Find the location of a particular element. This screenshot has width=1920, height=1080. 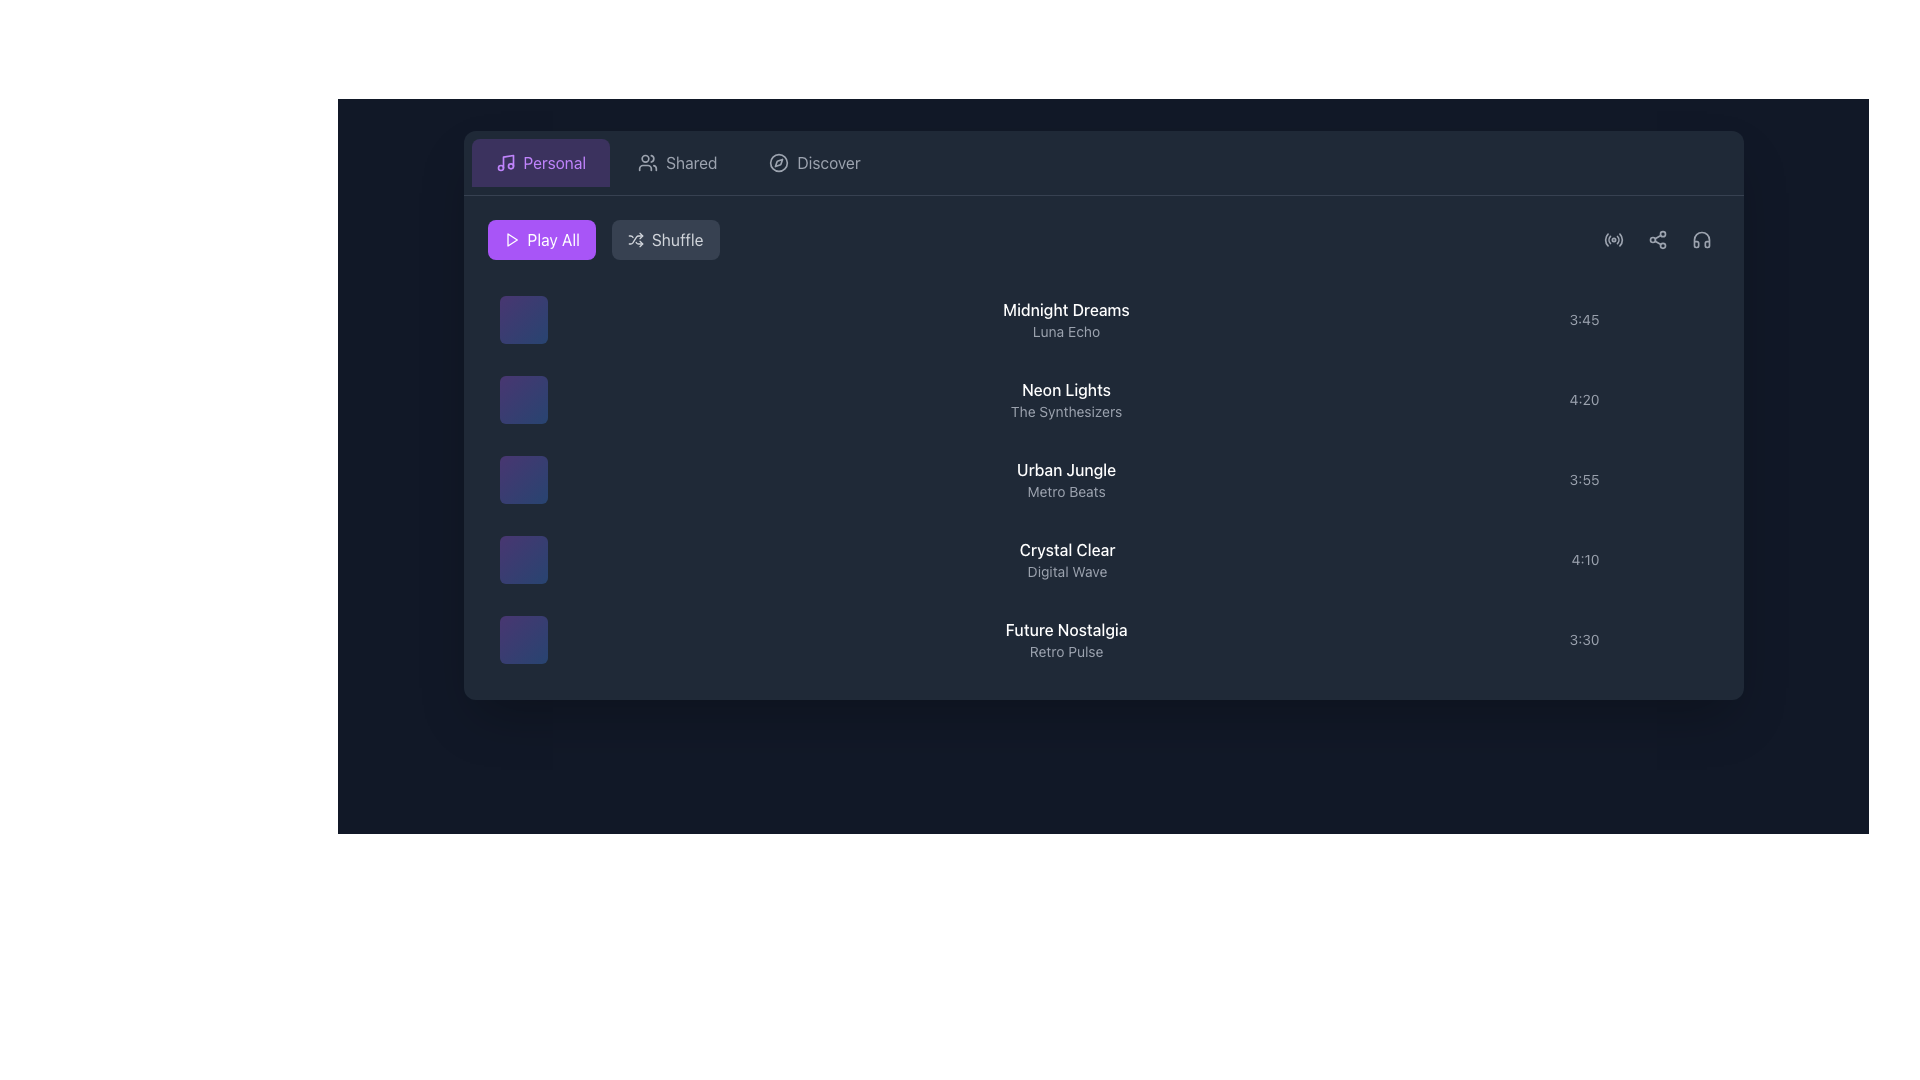

the subtle text label displaying '4:20' located in the rightmost column, aligned with 'Crystal Clear' and 'Digital Wave' is located at coordinates (1583, 400).